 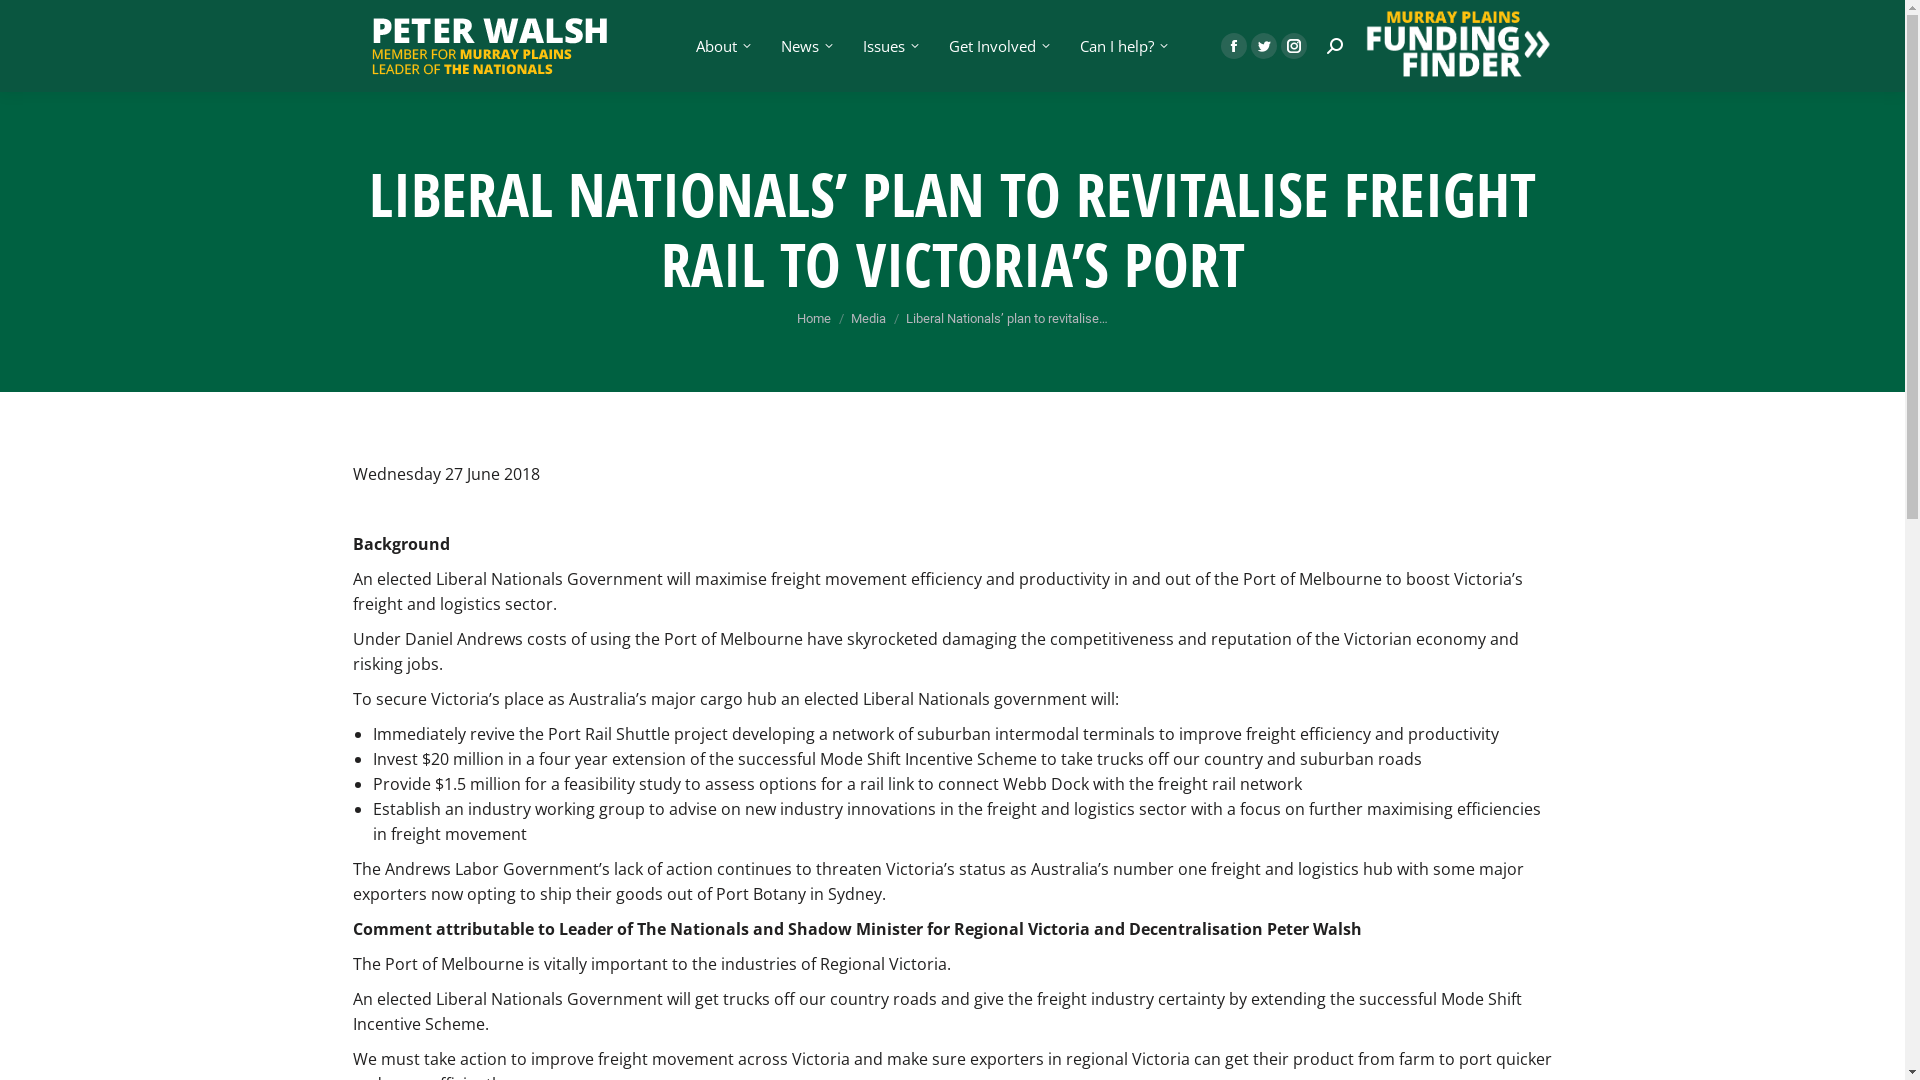 I want to click on 'About', so click(x=720, y=45).